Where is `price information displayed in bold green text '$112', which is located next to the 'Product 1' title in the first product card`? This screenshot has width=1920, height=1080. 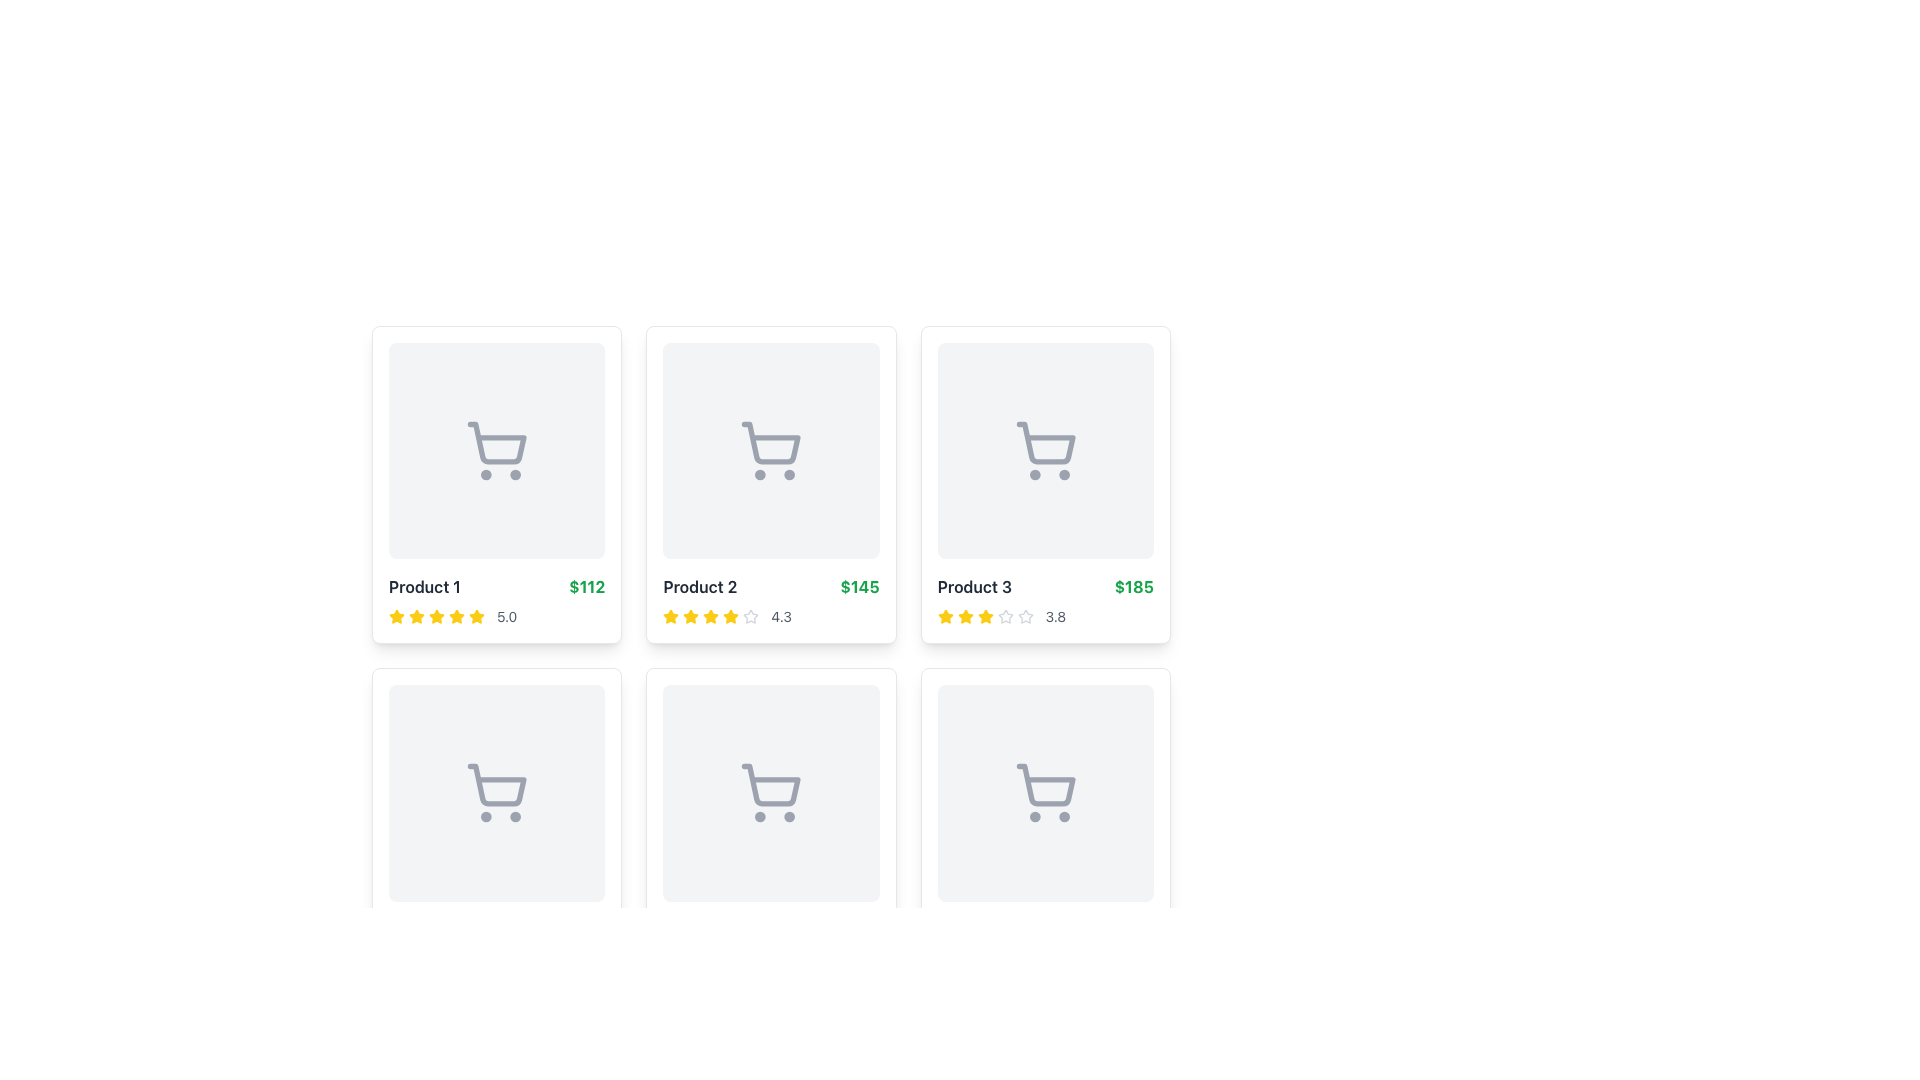 price information displayed in bold green text '$112', which is located next to the 'Product 1' title in the first product card is located at coordinates (586, 586).